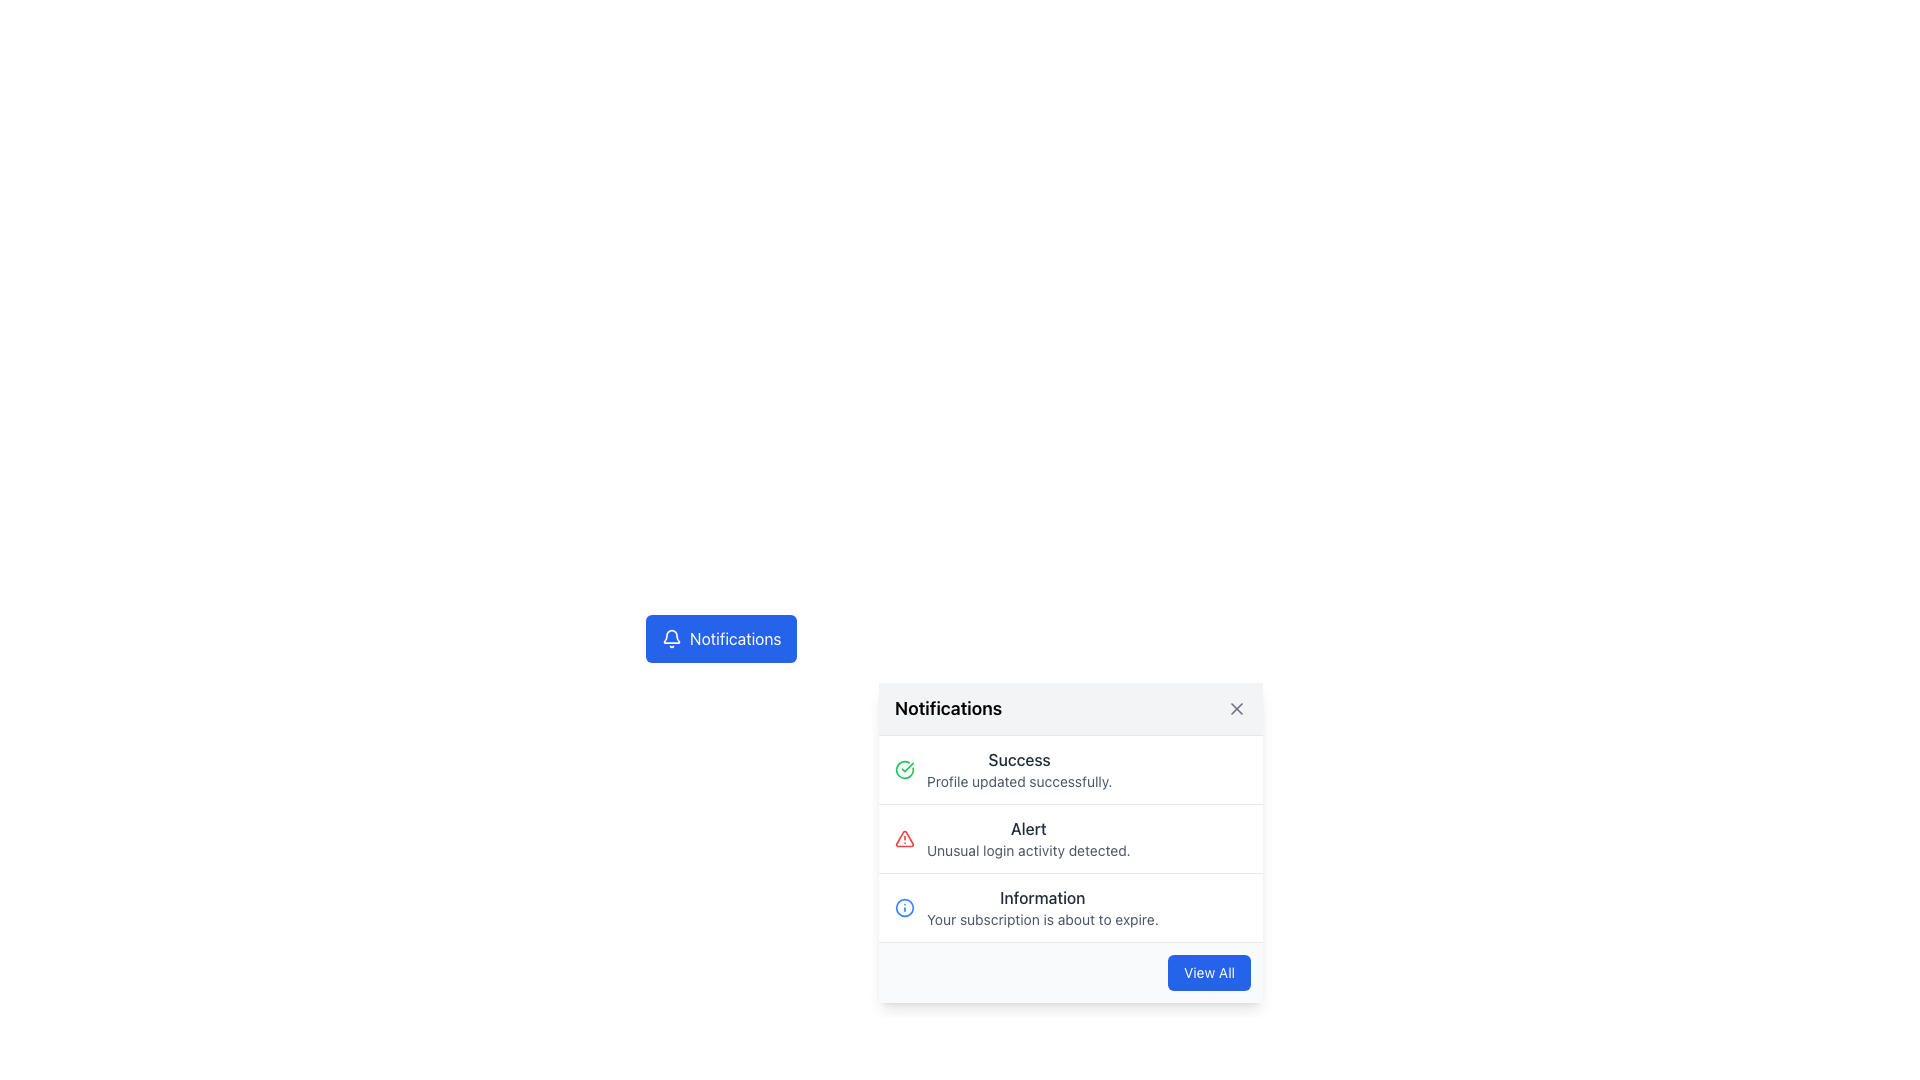 The height and width of the screenshot is (1080, 1920). I want to click on the notifications button located at the bottom of the notifications panel, so click(1208, 971).